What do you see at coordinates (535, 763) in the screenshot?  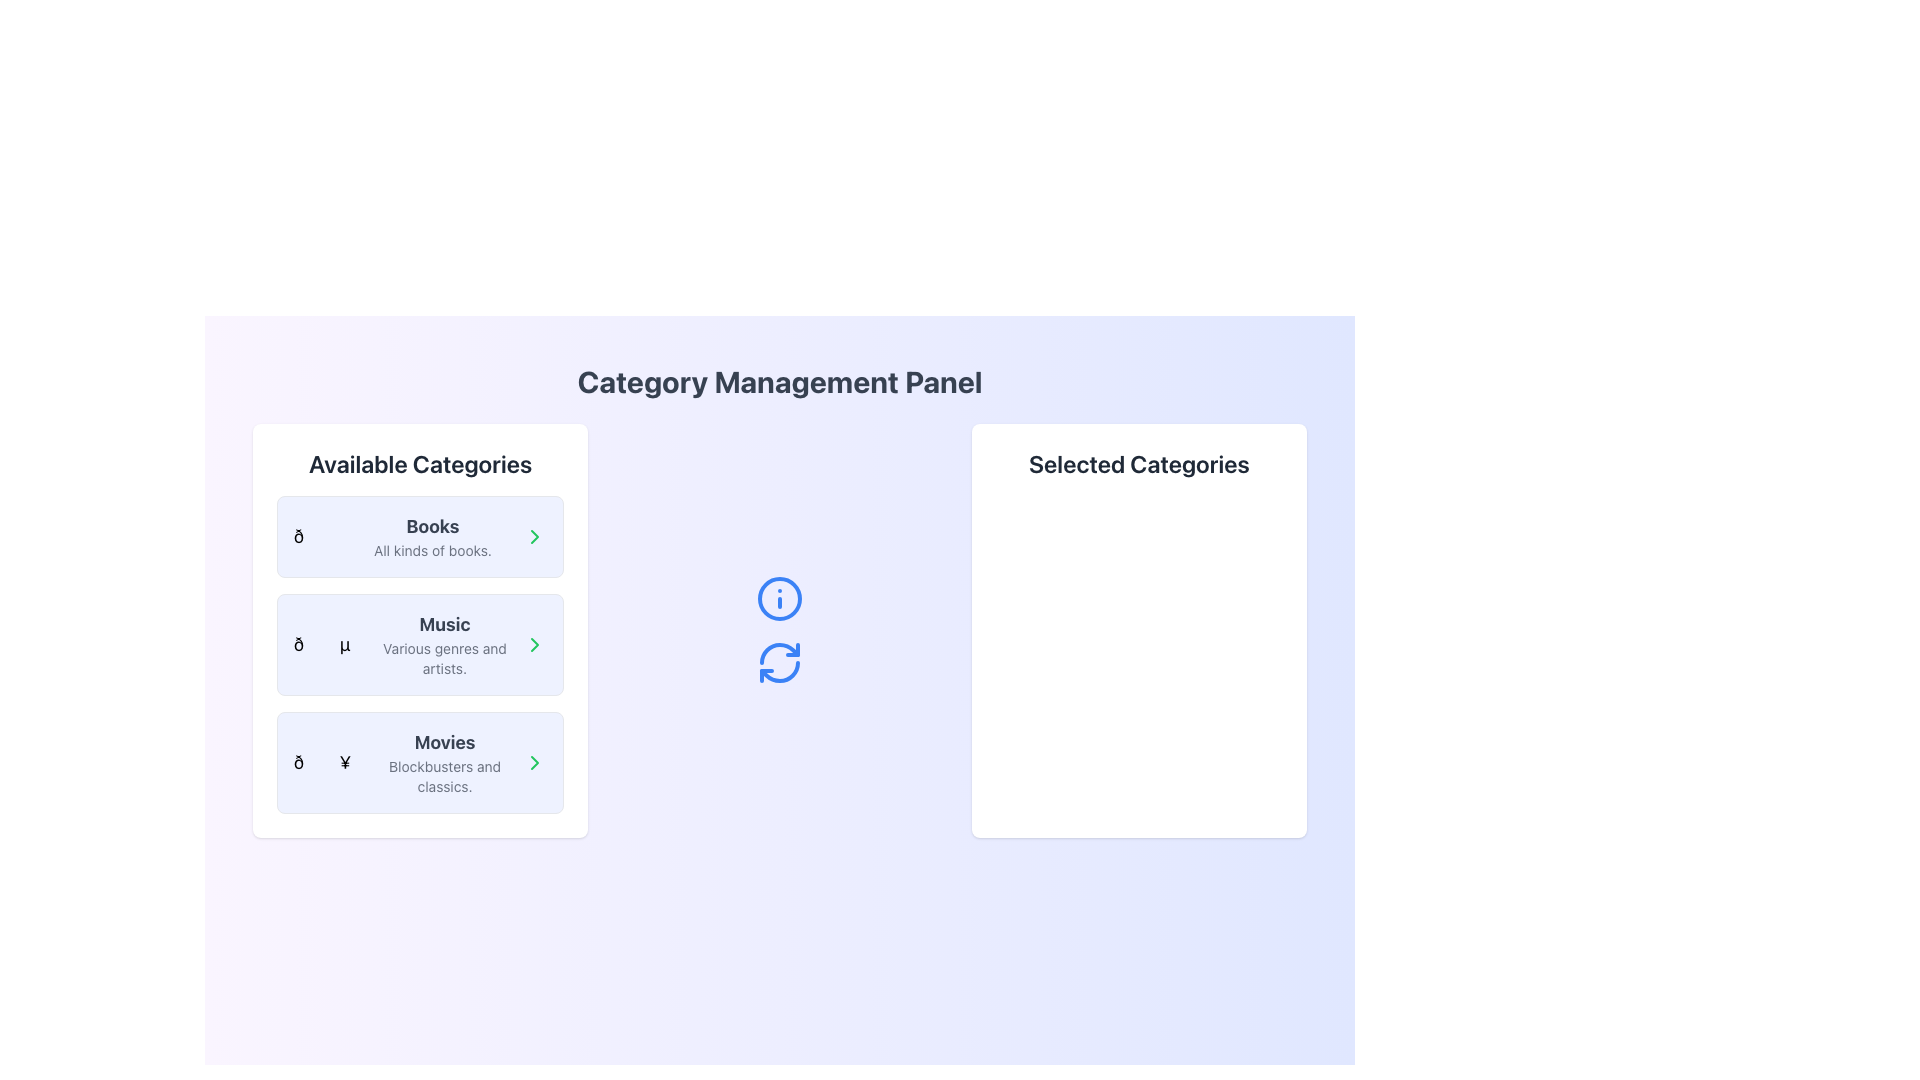 I see `the green arrow icon button located at the rightmost position in the 'Movies' category section` at bounding box center [535, 763].